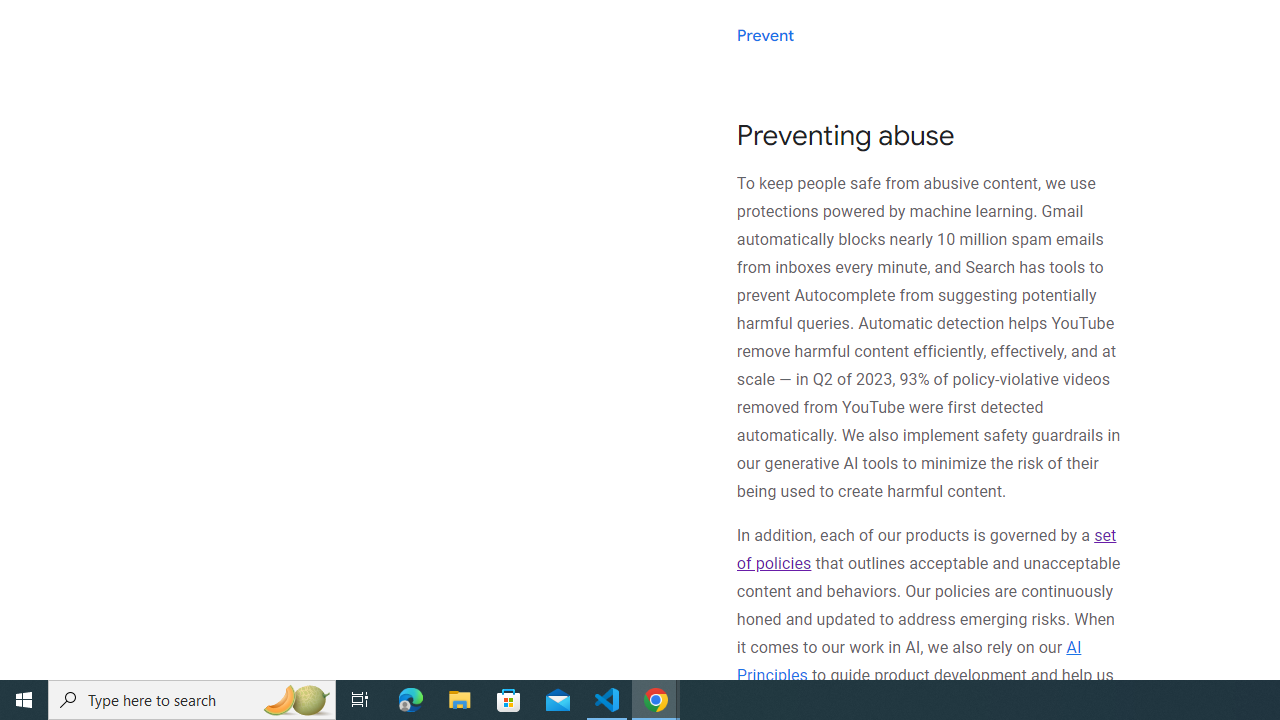 The height and width of the screenshot is (720, 1280). Describe the element at coordinates (509, 698) in the screenshot. I see `'Microsoft Store'` at that location.